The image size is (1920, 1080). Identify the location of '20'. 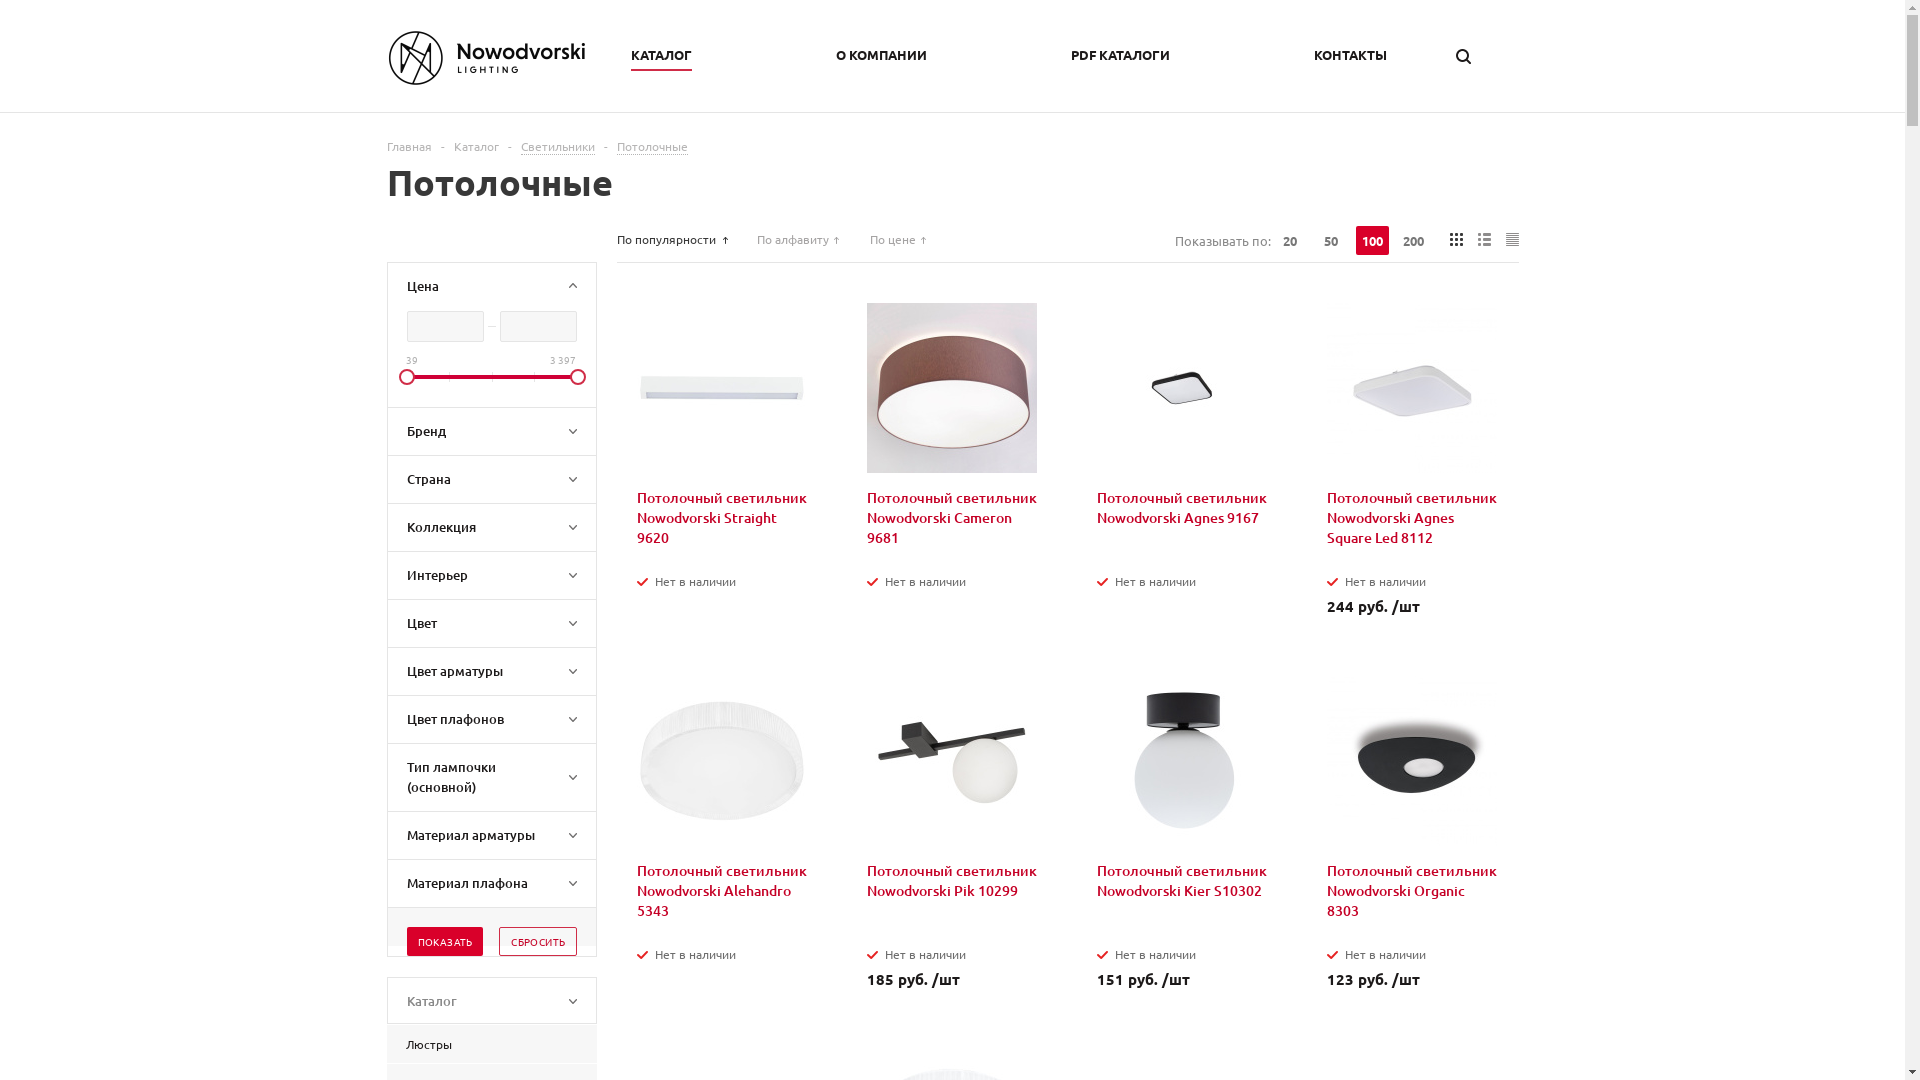
(1290, 239).